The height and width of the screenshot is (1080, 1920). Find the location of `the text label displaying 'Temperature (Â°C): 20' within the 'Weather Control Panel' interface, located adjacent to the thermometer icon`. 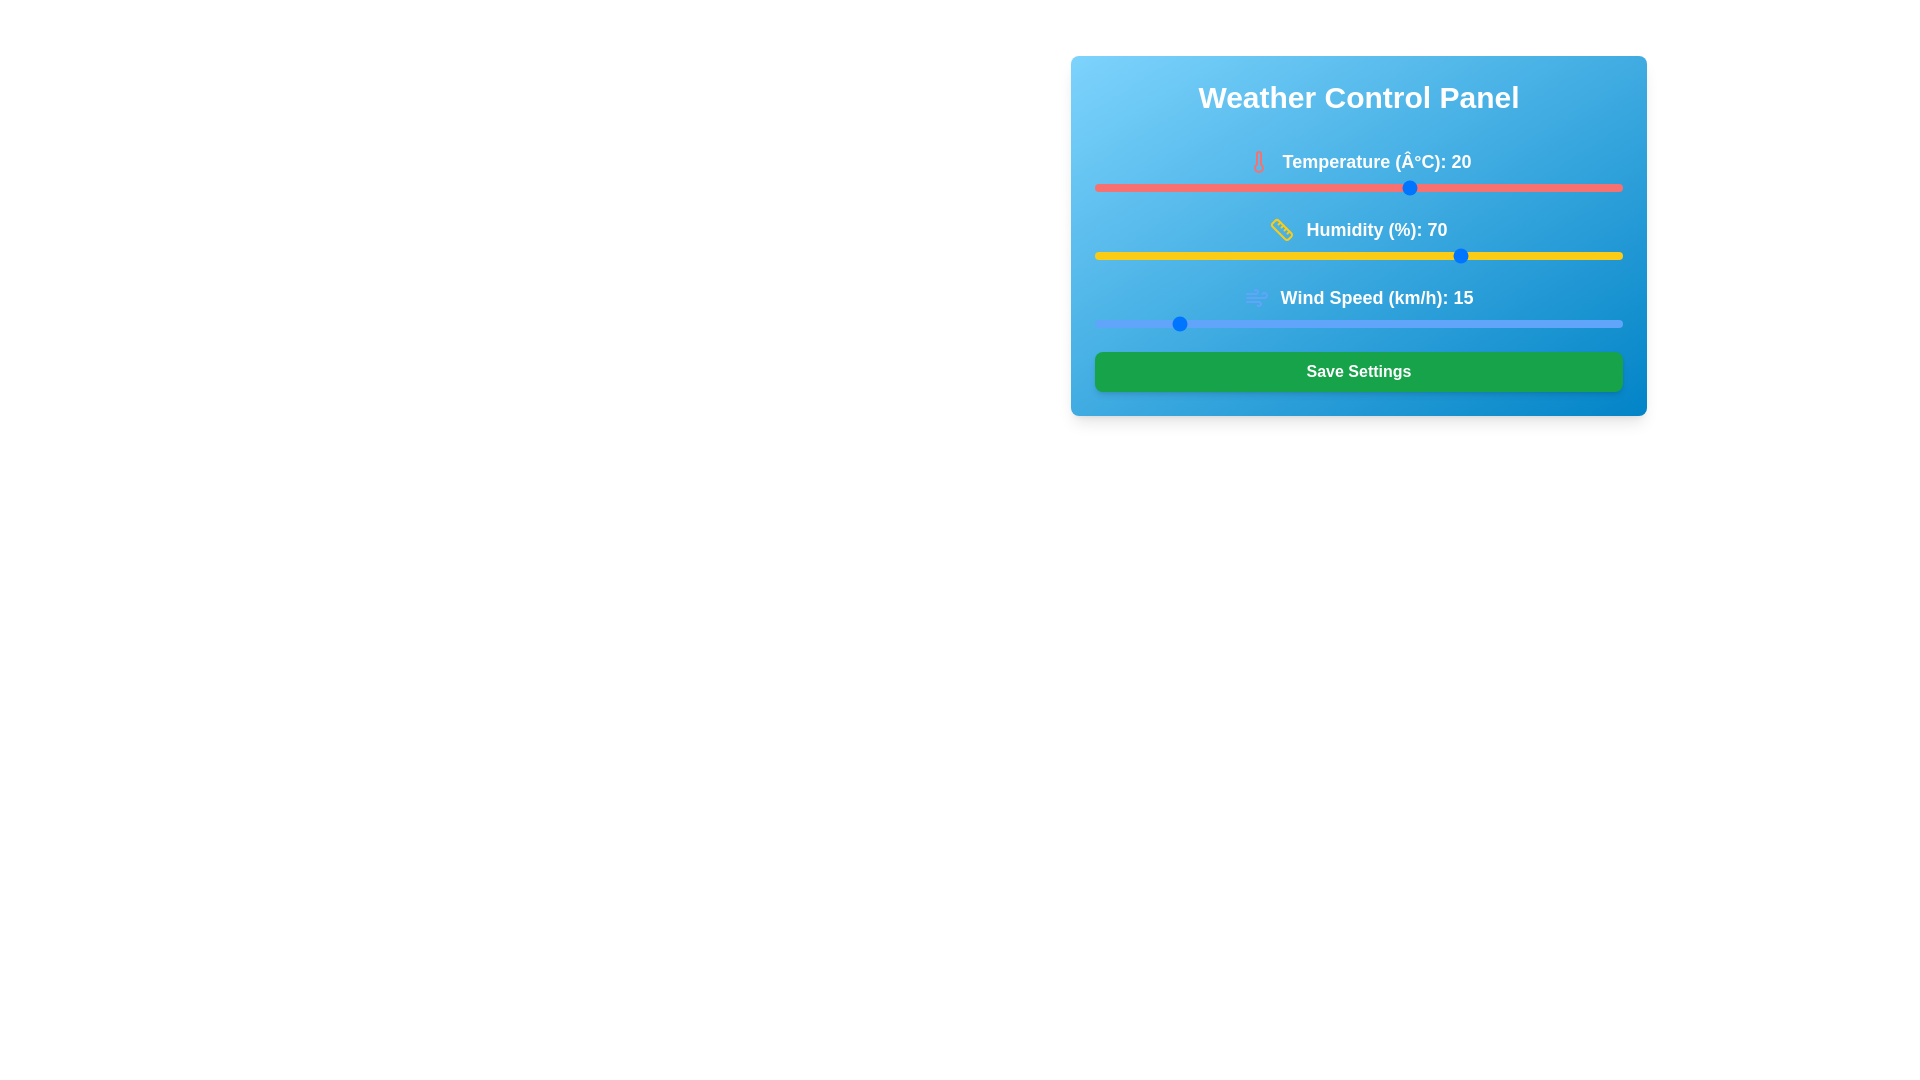

the text label displaying 'Temperature (Â°C): 20' within the 'Weather Control Panel' interface, located adjacent to the thermometer icon is located at coordinates (1376, 161).